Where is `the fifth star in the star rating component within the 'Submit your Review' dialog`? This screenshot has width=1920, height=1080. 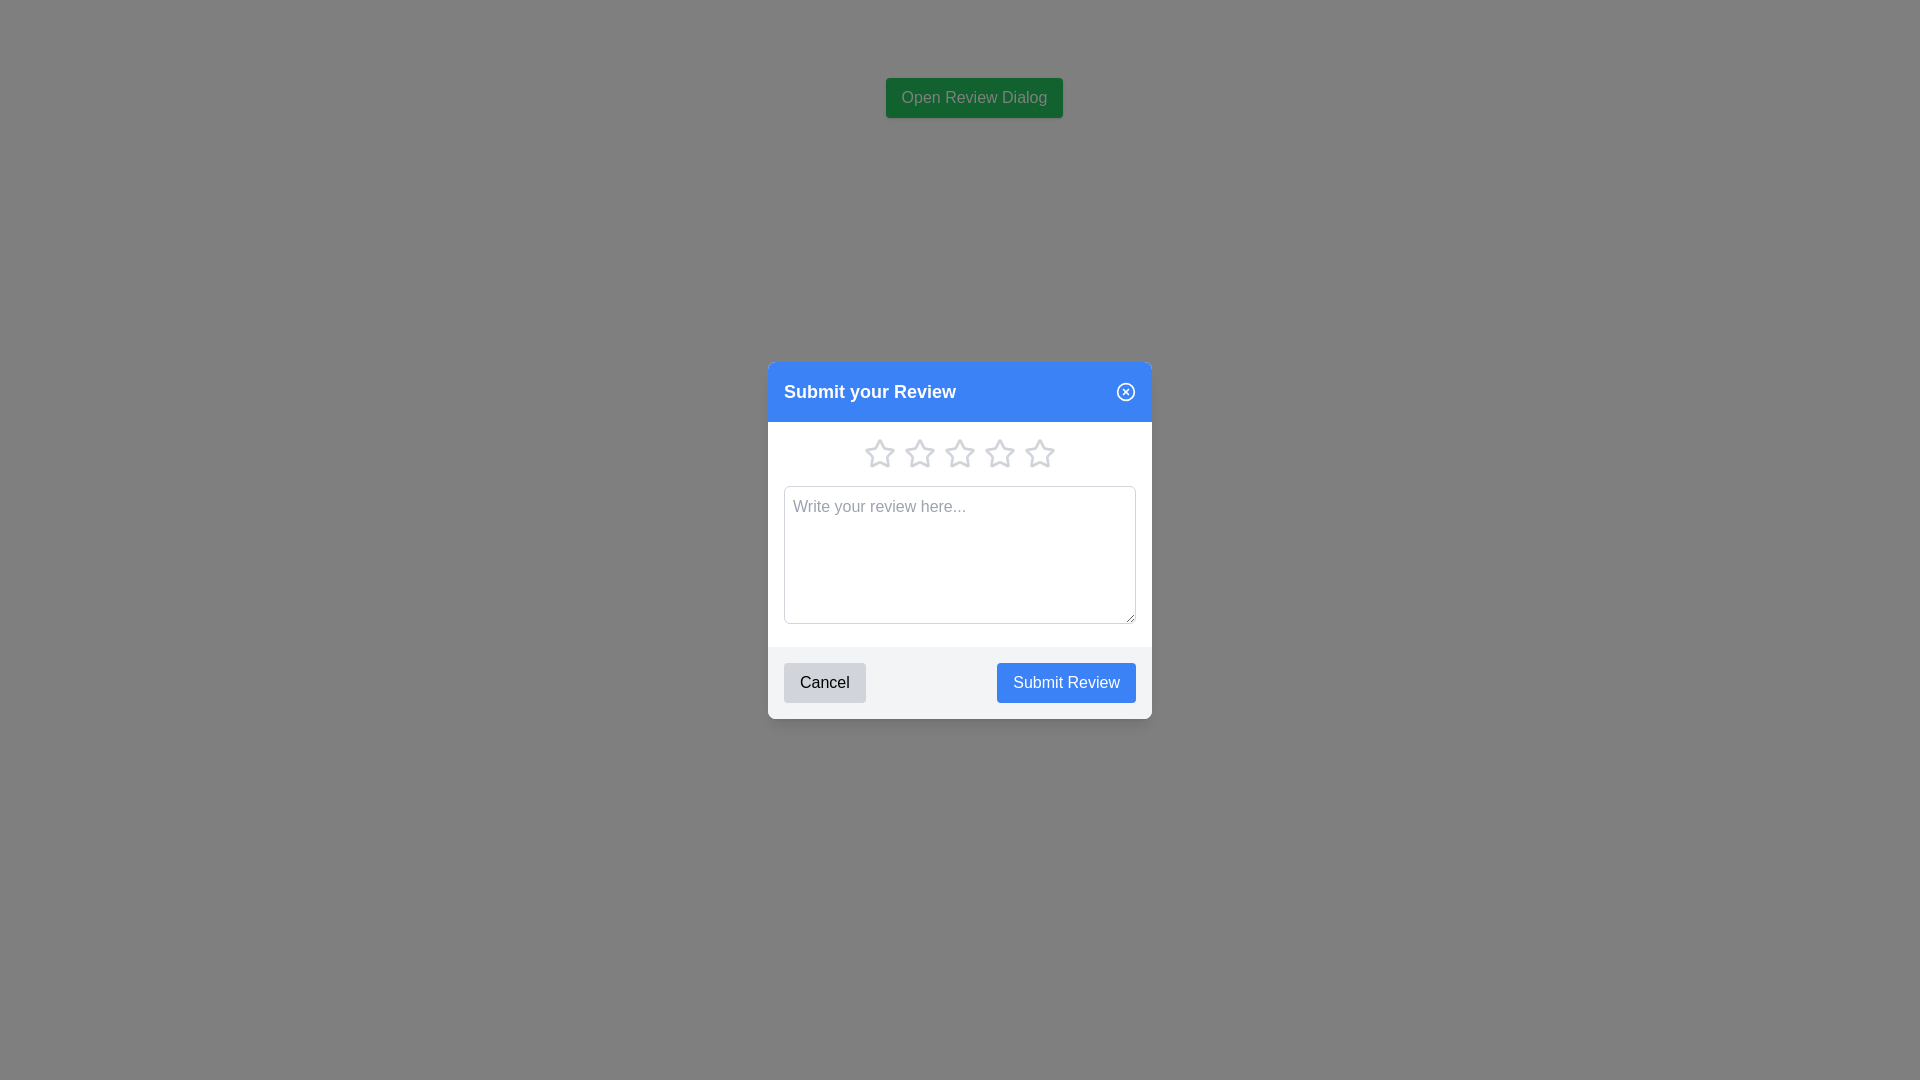
the fifth star in the star rating component within the 'Submit your Review' dialog is located at coordinates (1040, 452).